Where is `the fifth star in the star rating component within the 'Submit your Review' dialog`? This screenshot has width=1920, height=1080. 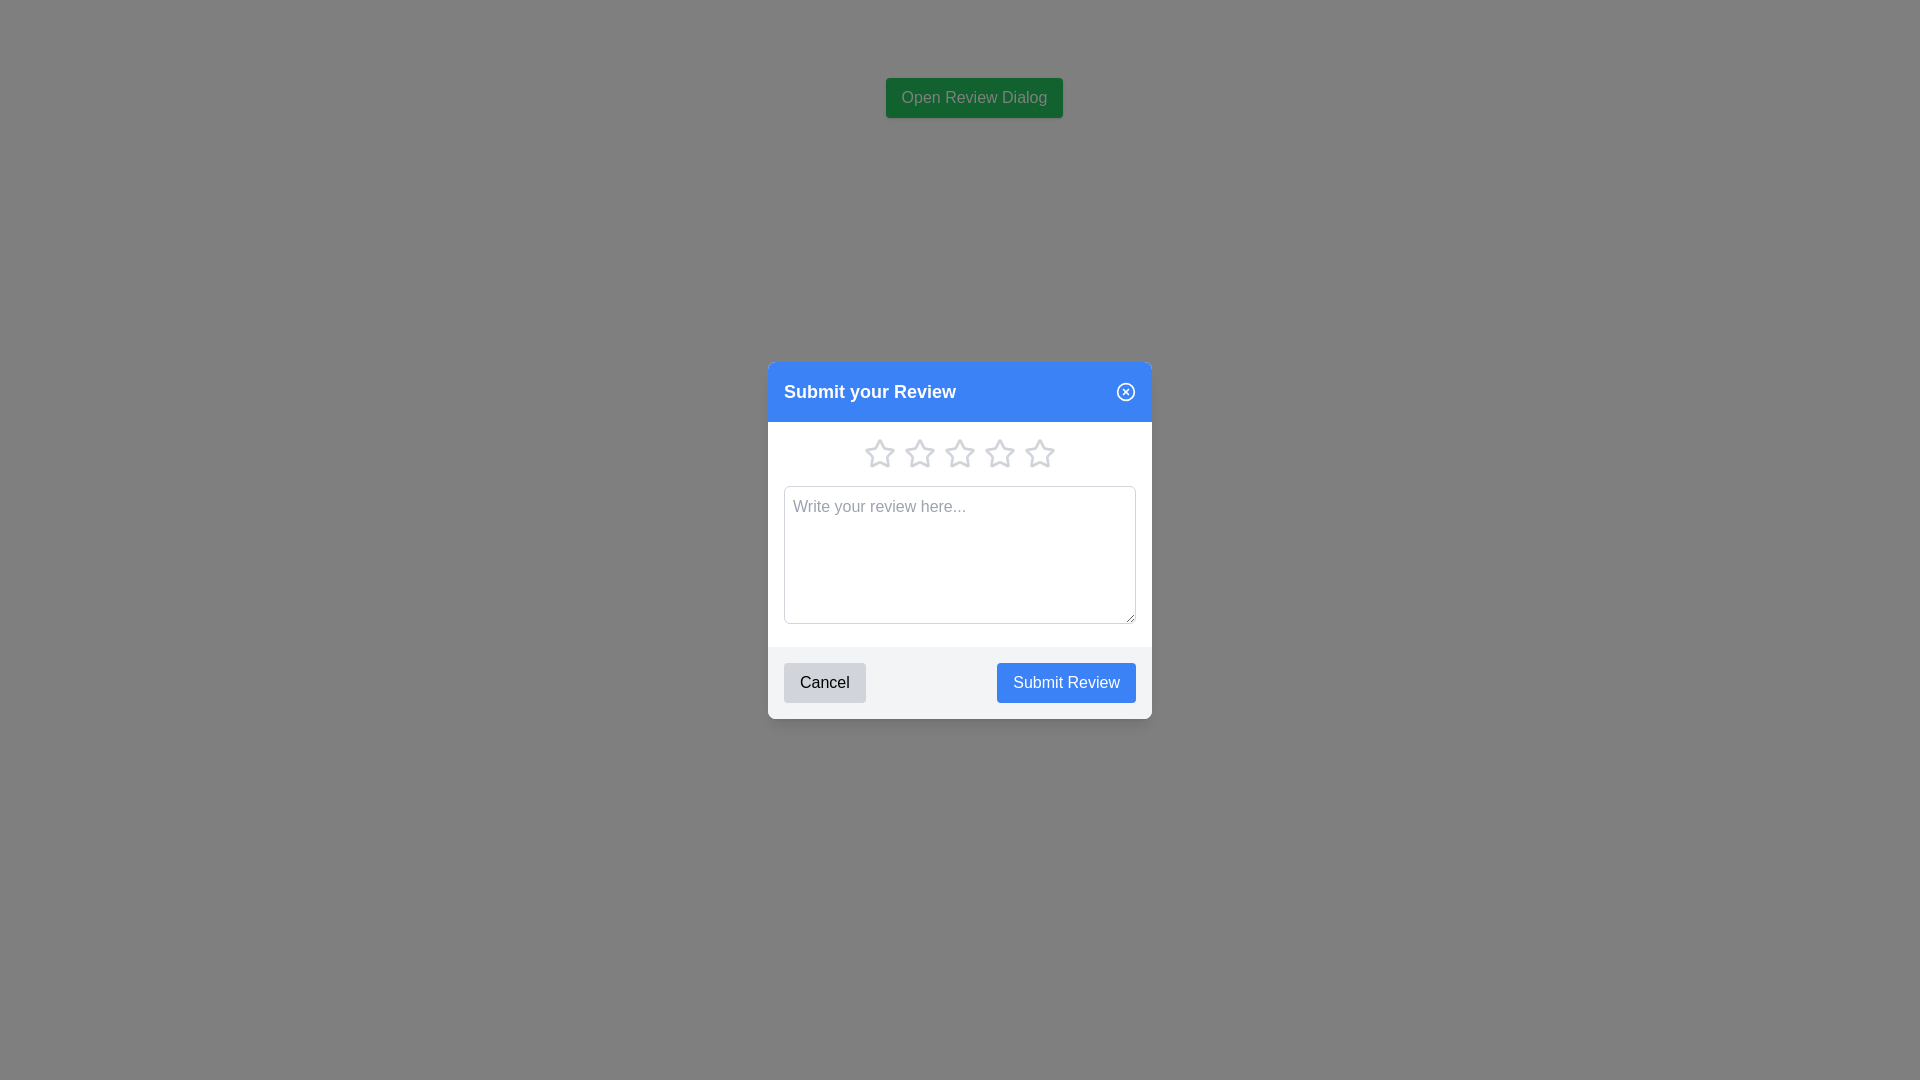
the fifth star in the star rating component within the 'Submit your Review' dialog is located at coordinates (1040, 452).